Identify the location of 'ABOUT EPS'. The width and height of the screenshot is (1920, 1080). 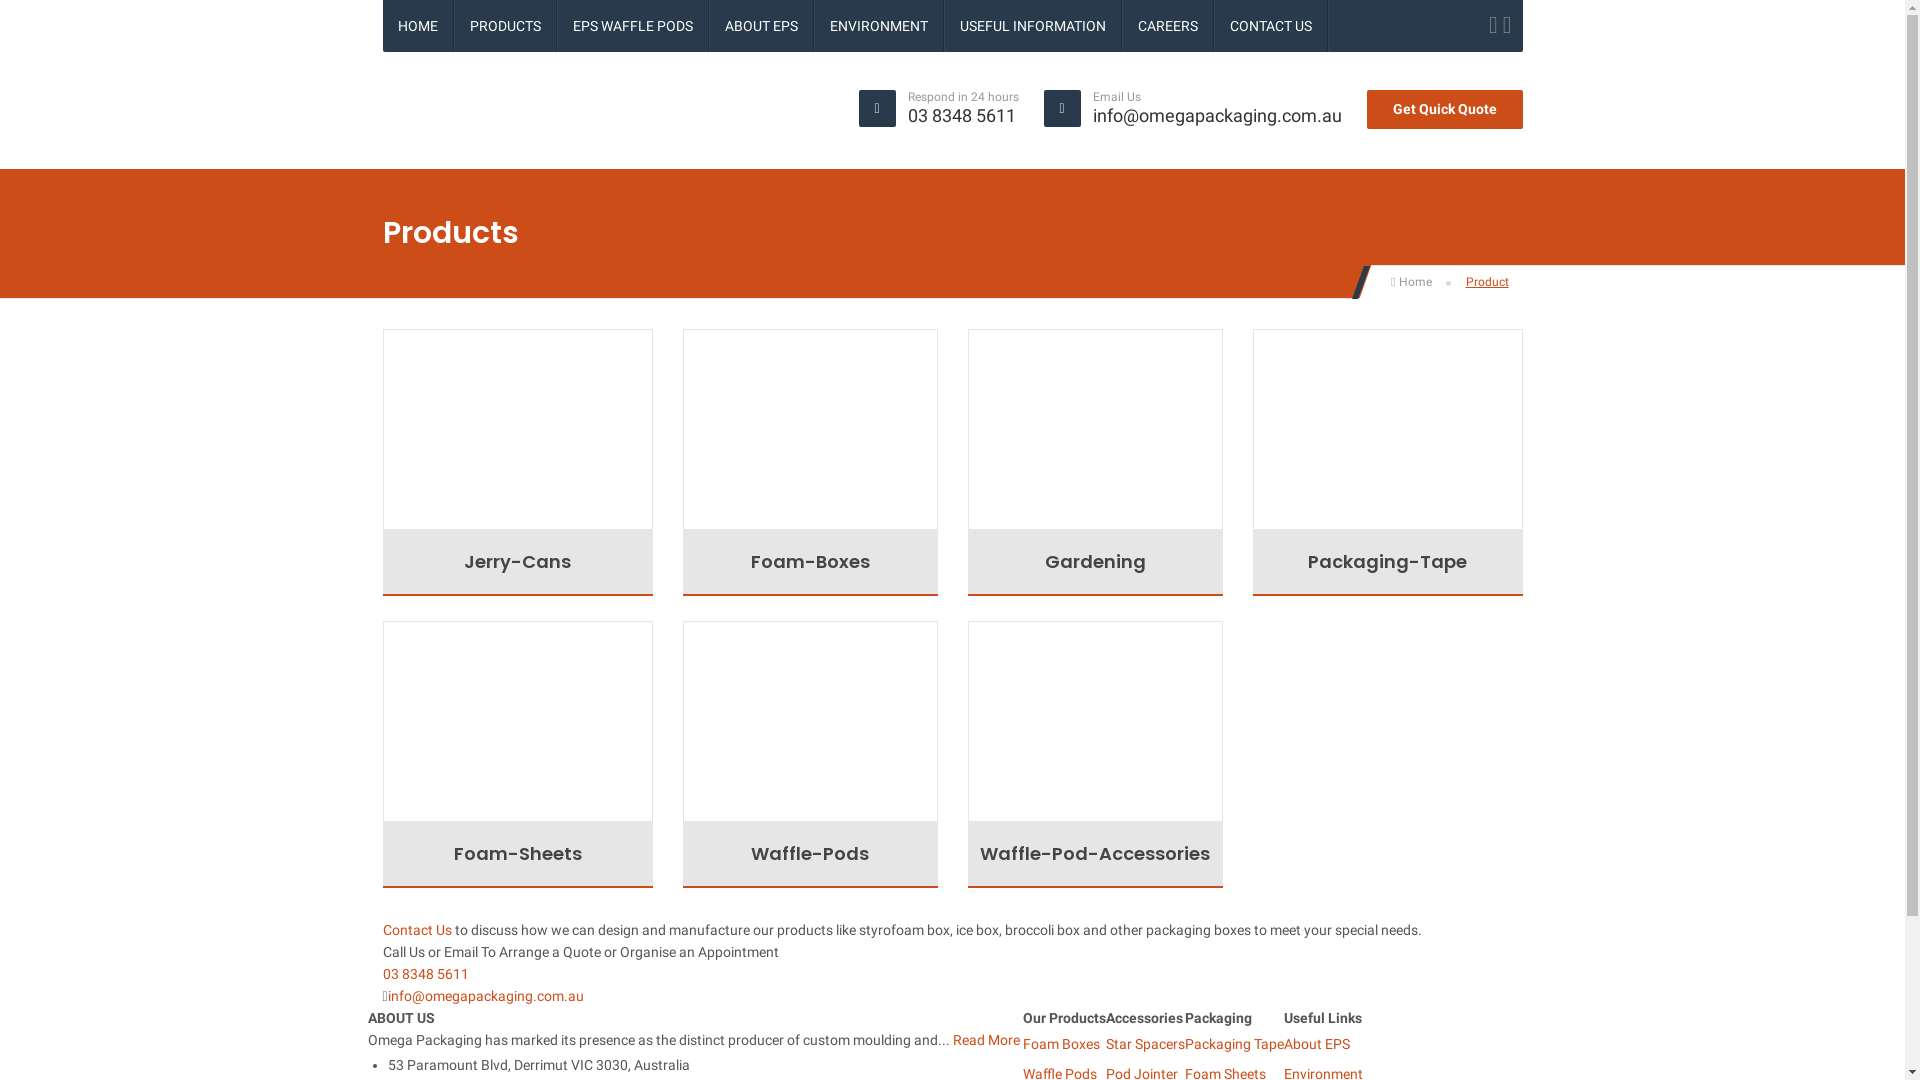
(760, 26).